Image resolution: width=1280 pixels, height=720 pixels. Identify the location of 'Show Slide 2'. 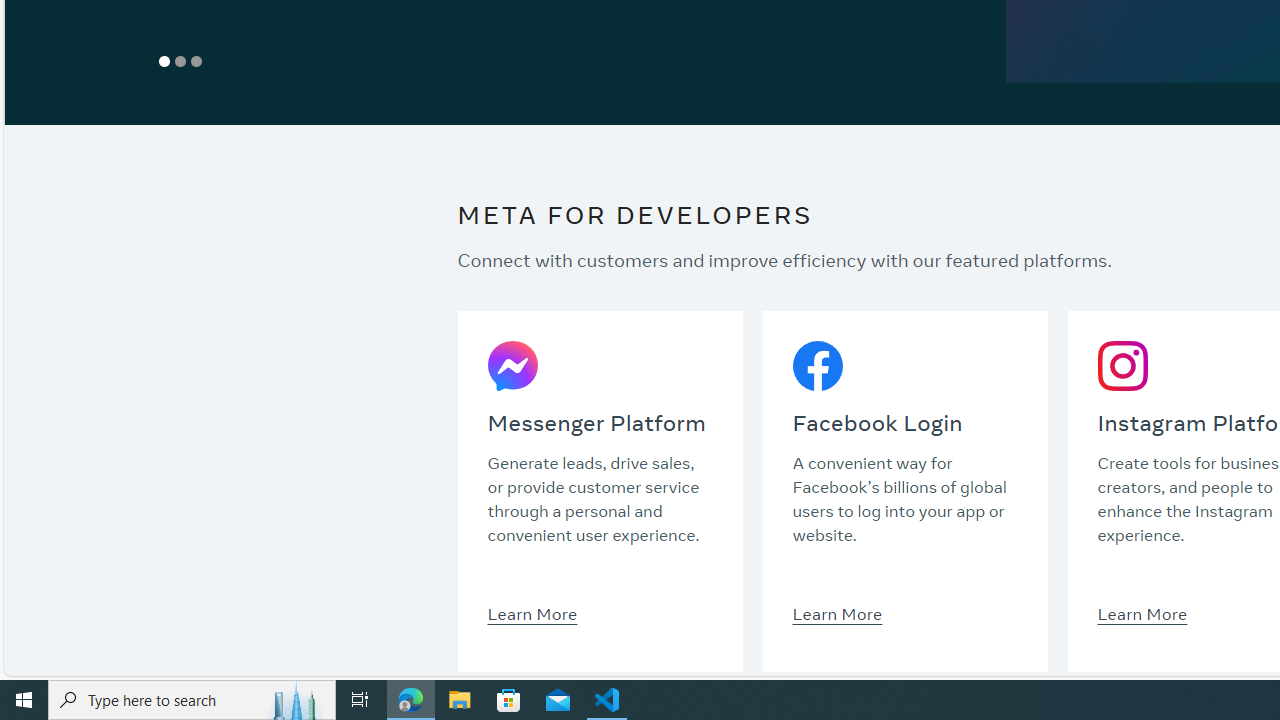
(181, 60).